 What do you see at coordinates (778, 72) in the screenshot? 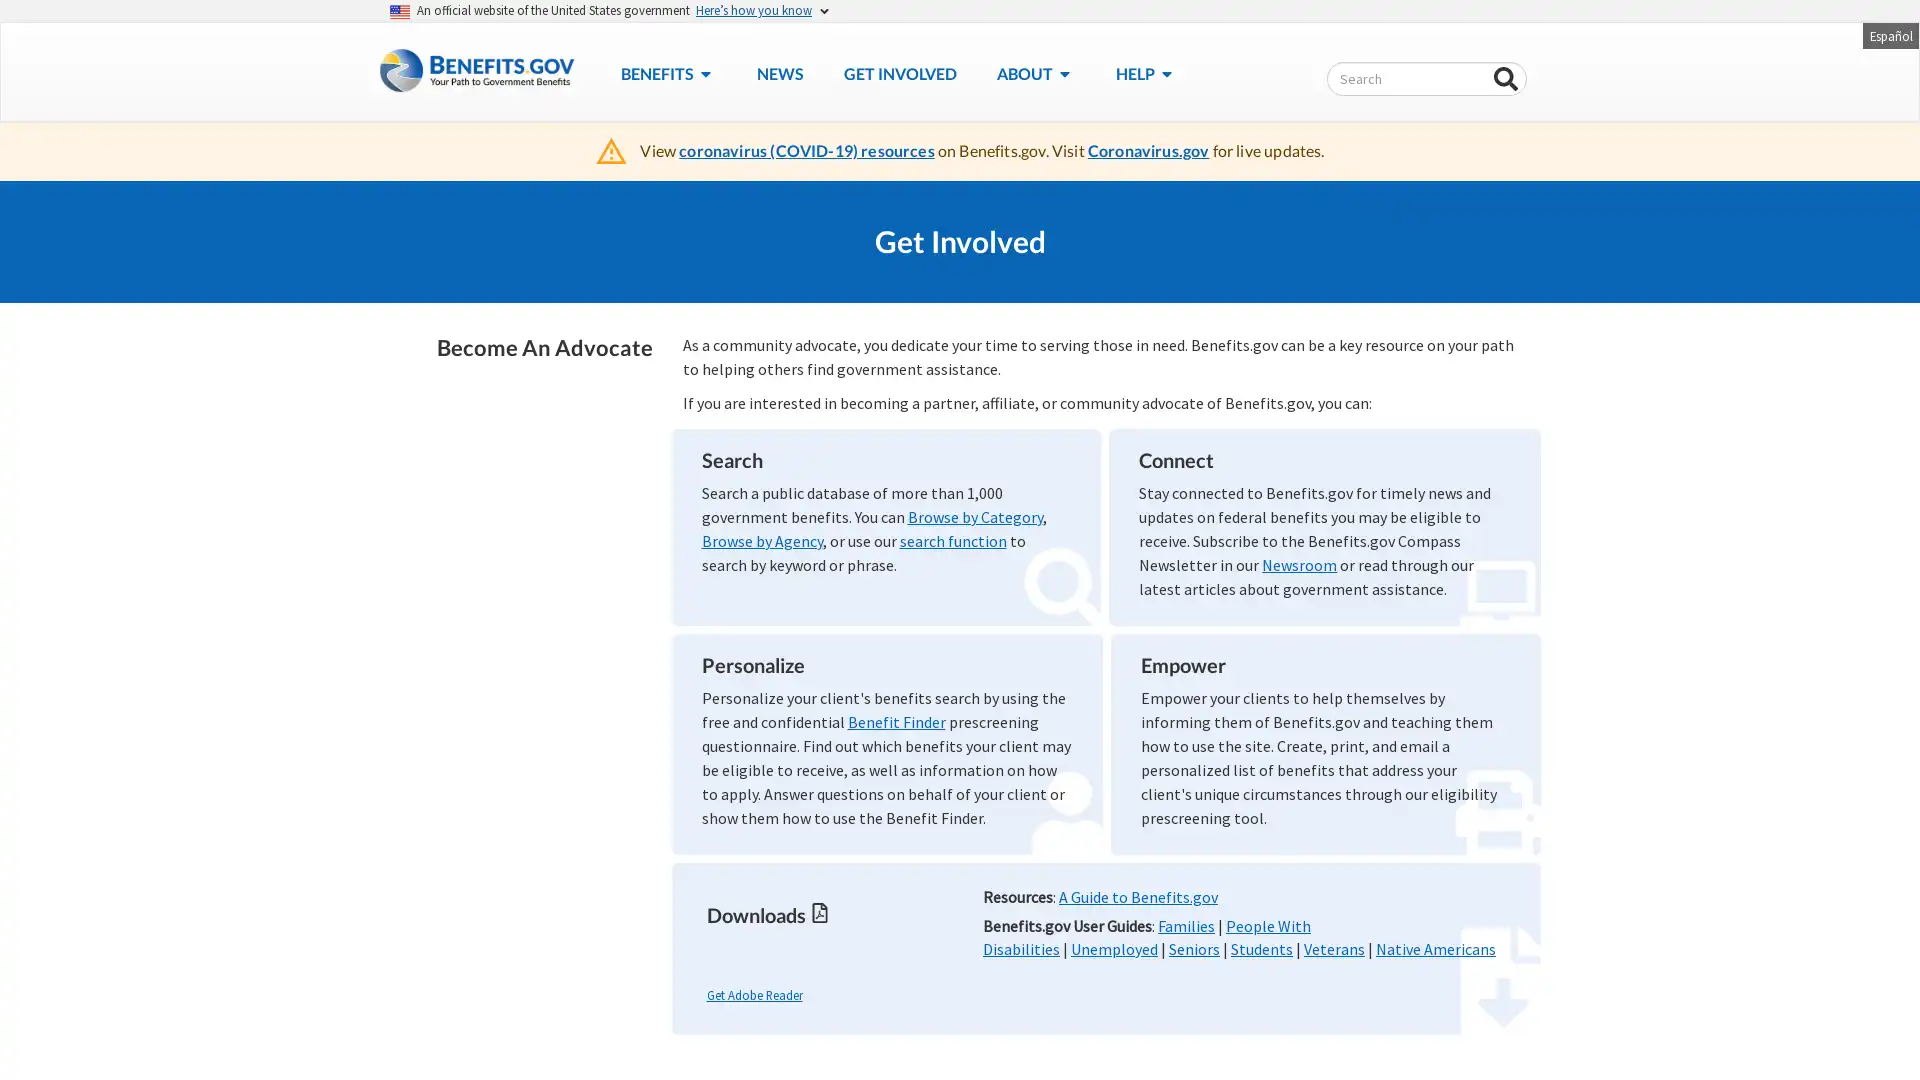
I see `NEWS` at bounding box center [778, 72].